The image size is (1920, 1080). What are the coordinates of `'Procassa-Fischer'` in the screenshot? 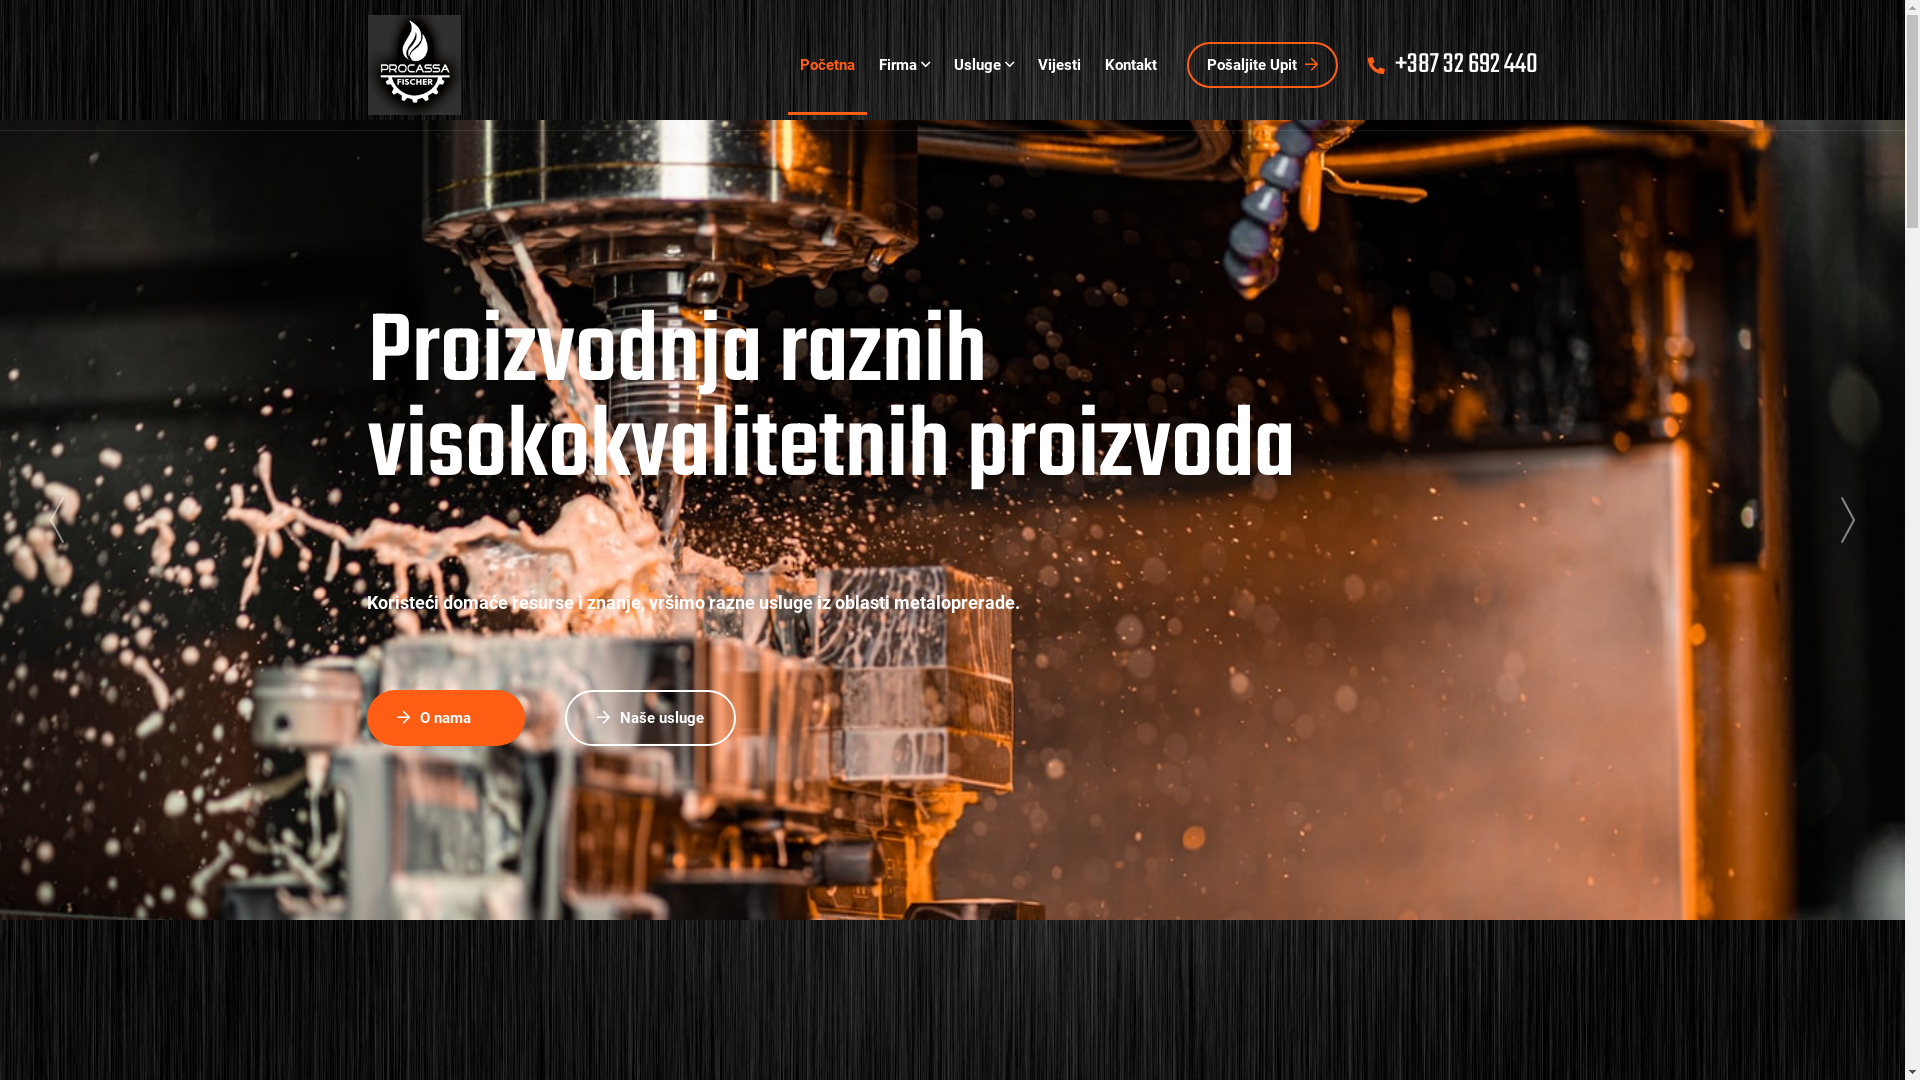 It's located at (413, 64).